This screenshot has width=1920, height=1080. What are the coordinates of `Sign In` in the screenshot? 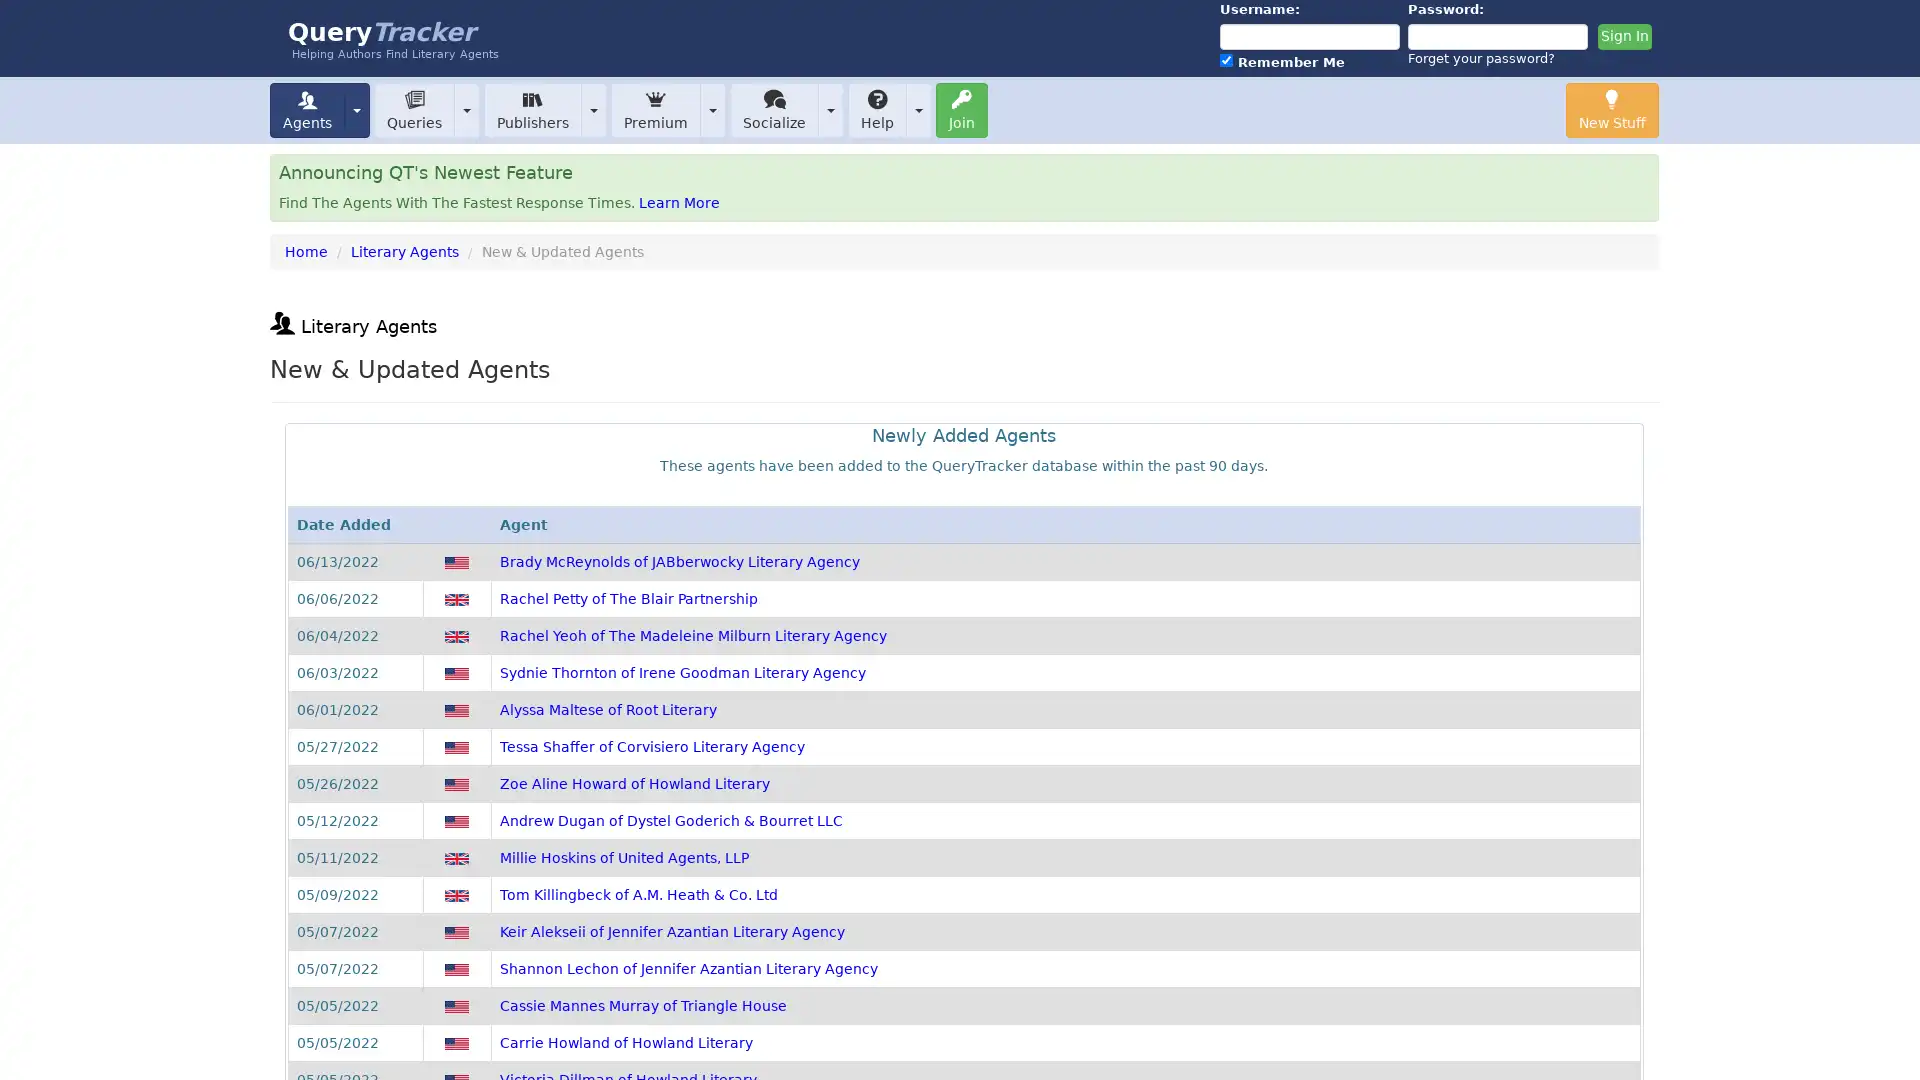 It's located at (1623, 37).